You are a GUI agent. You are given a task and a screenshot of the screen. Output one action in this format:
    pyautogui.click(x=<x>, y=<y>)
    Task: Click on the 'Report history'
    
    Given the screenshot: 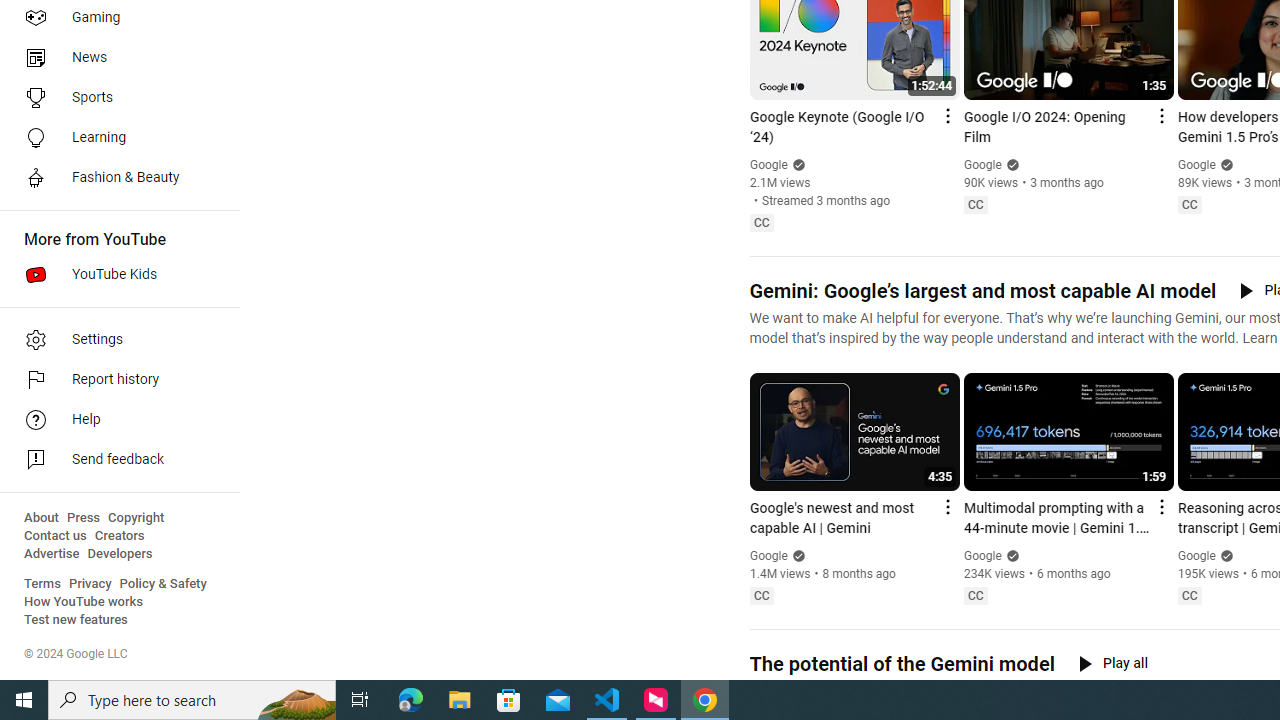 What is the action you would take?
    pyautogui.click(x=112, y=380)
    